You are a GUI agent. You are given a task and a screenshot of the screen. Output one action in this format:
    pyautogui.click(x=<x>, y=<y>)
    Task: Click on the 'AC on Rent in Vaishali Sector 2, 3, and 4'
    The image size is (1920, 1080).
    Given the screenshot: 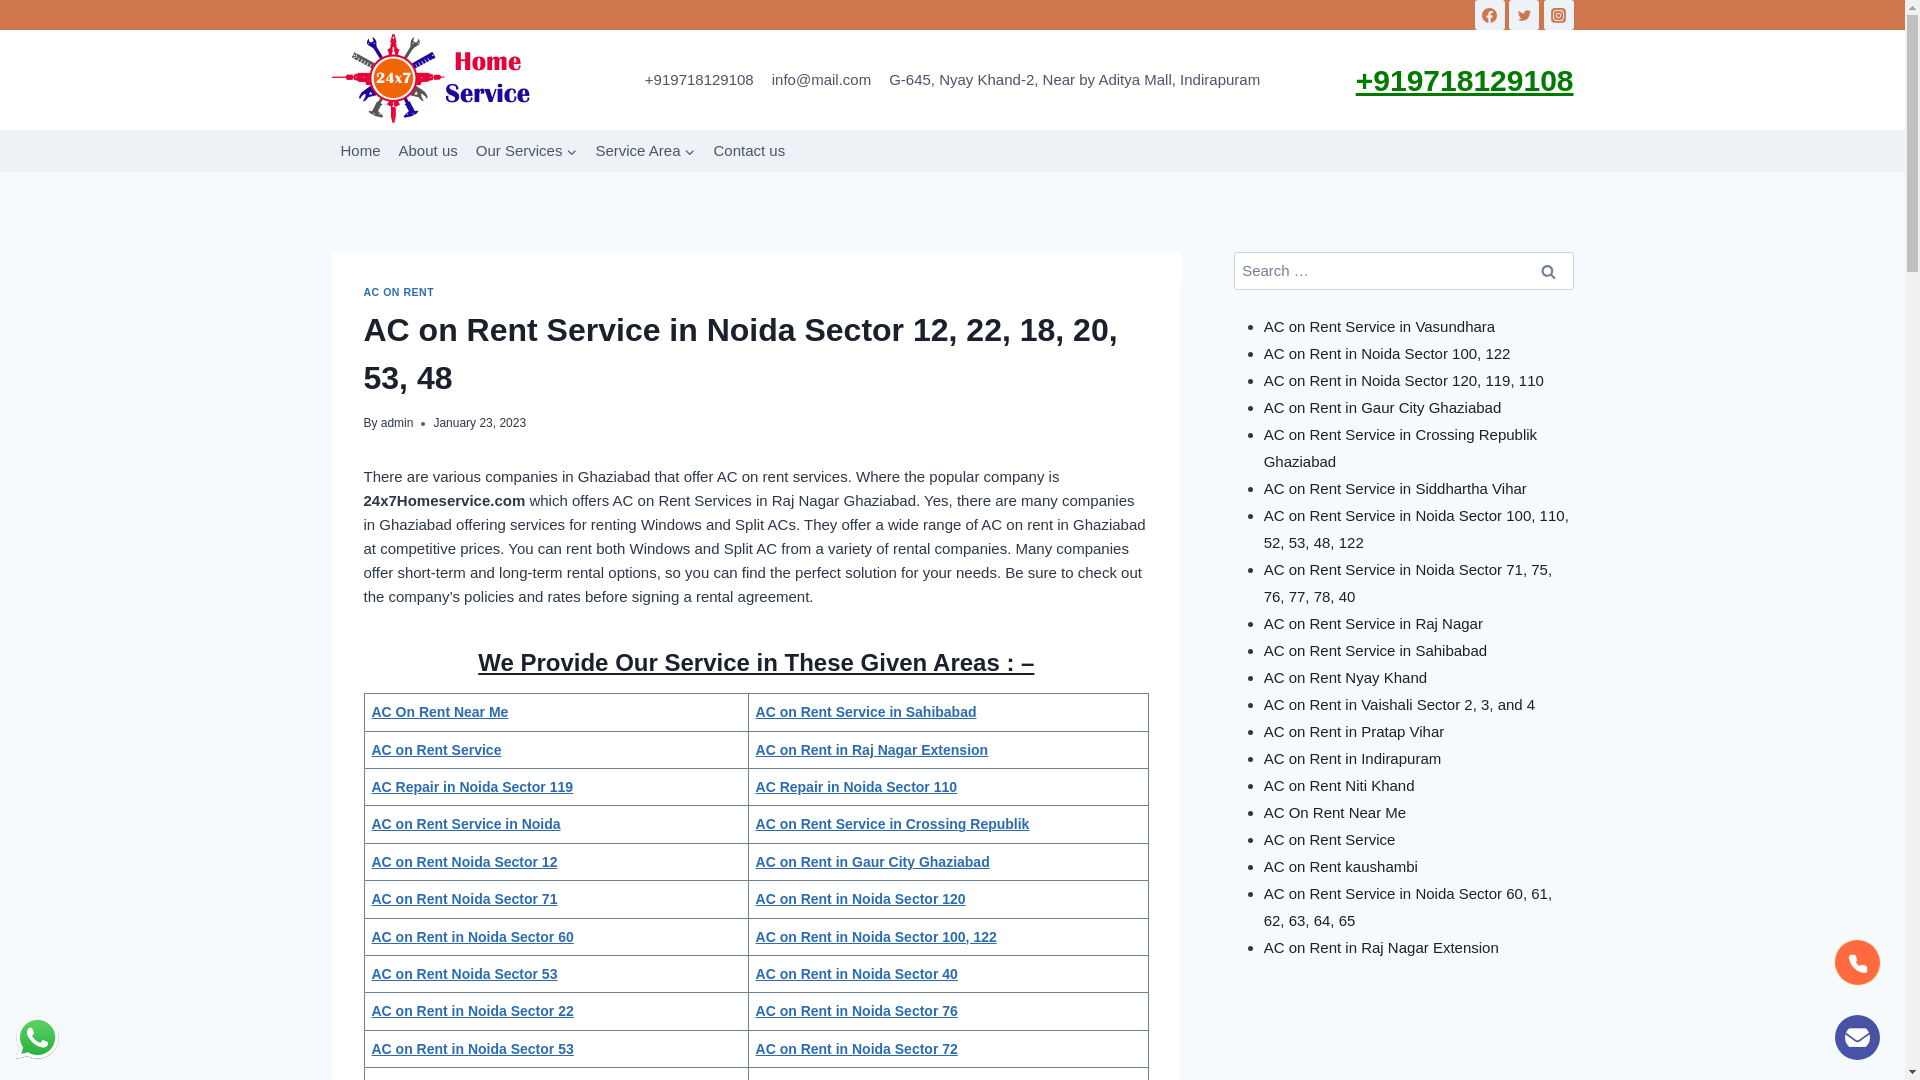 What is the action you would take?
    pyautogui.click(x=1399, y=703)
    